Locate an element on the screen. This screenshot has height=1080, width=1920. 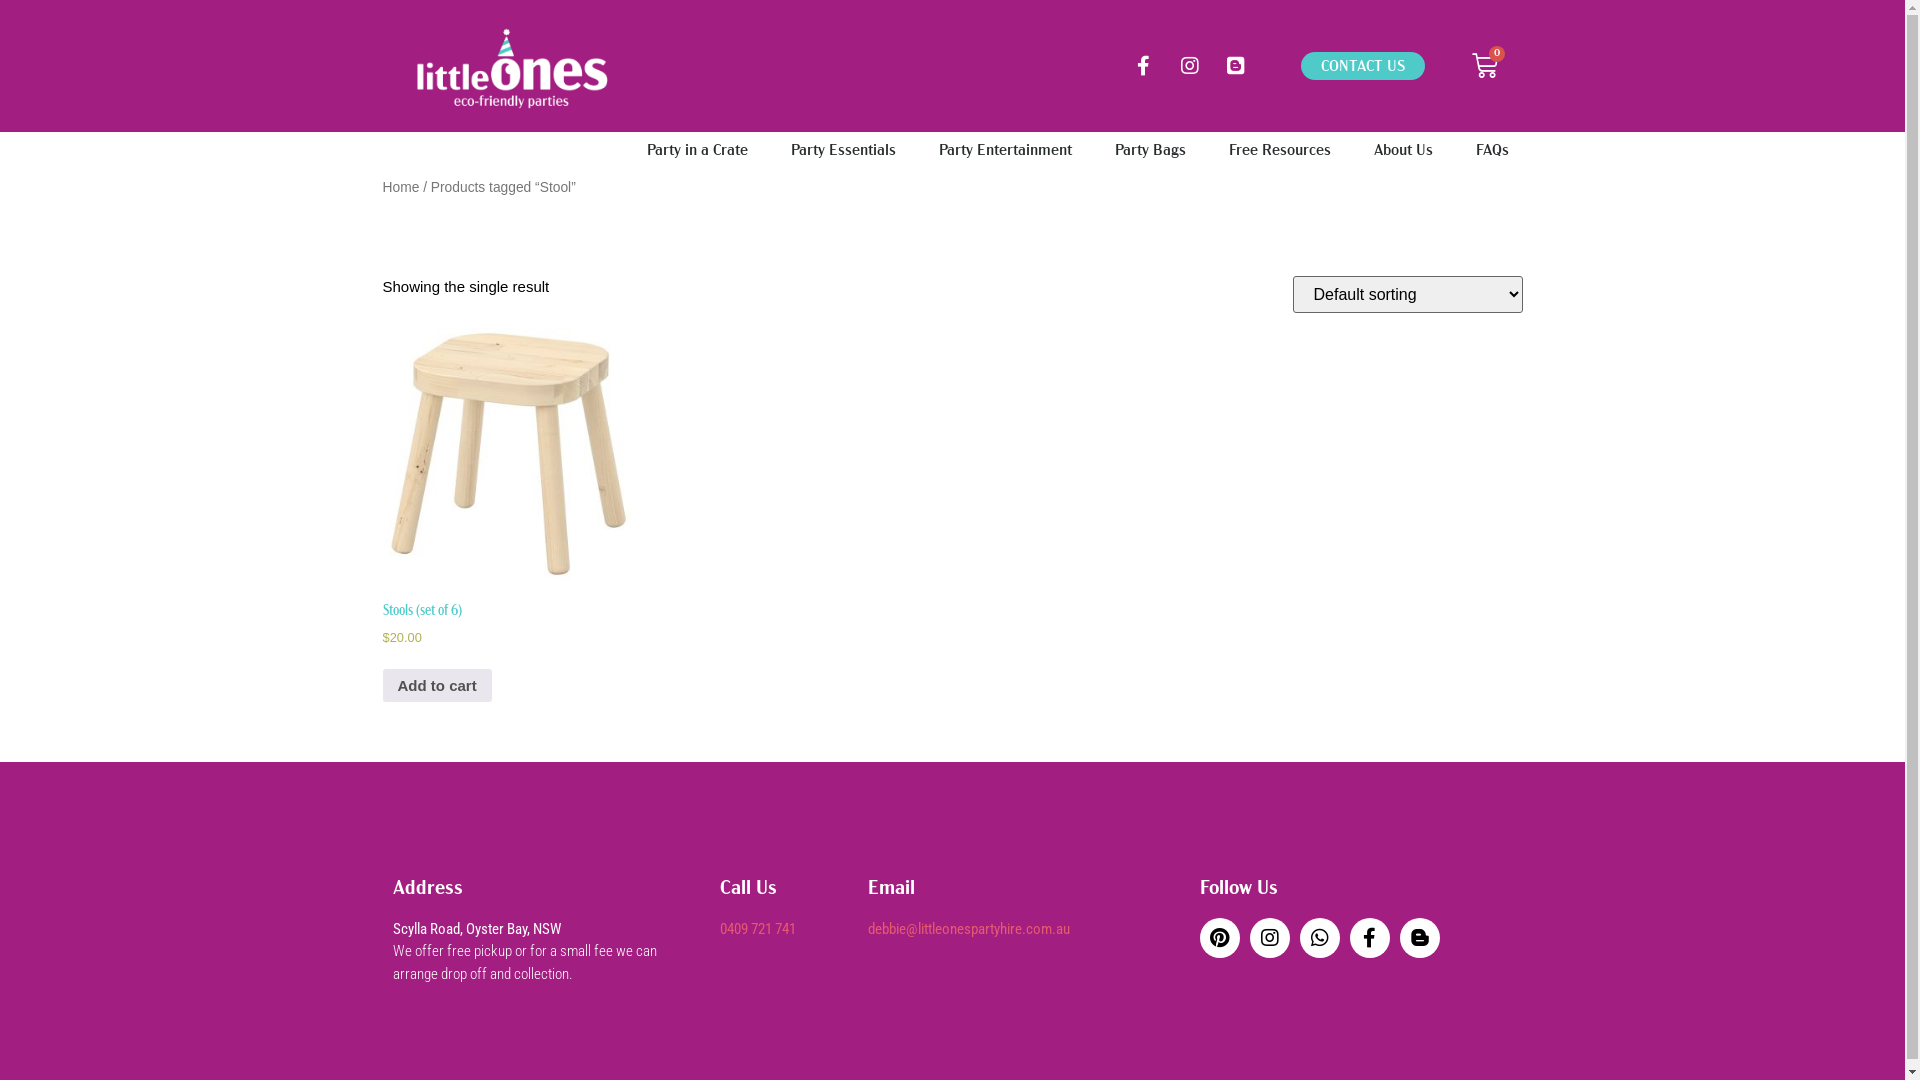
'Free Resources' is located at coordinates (1277, 149).